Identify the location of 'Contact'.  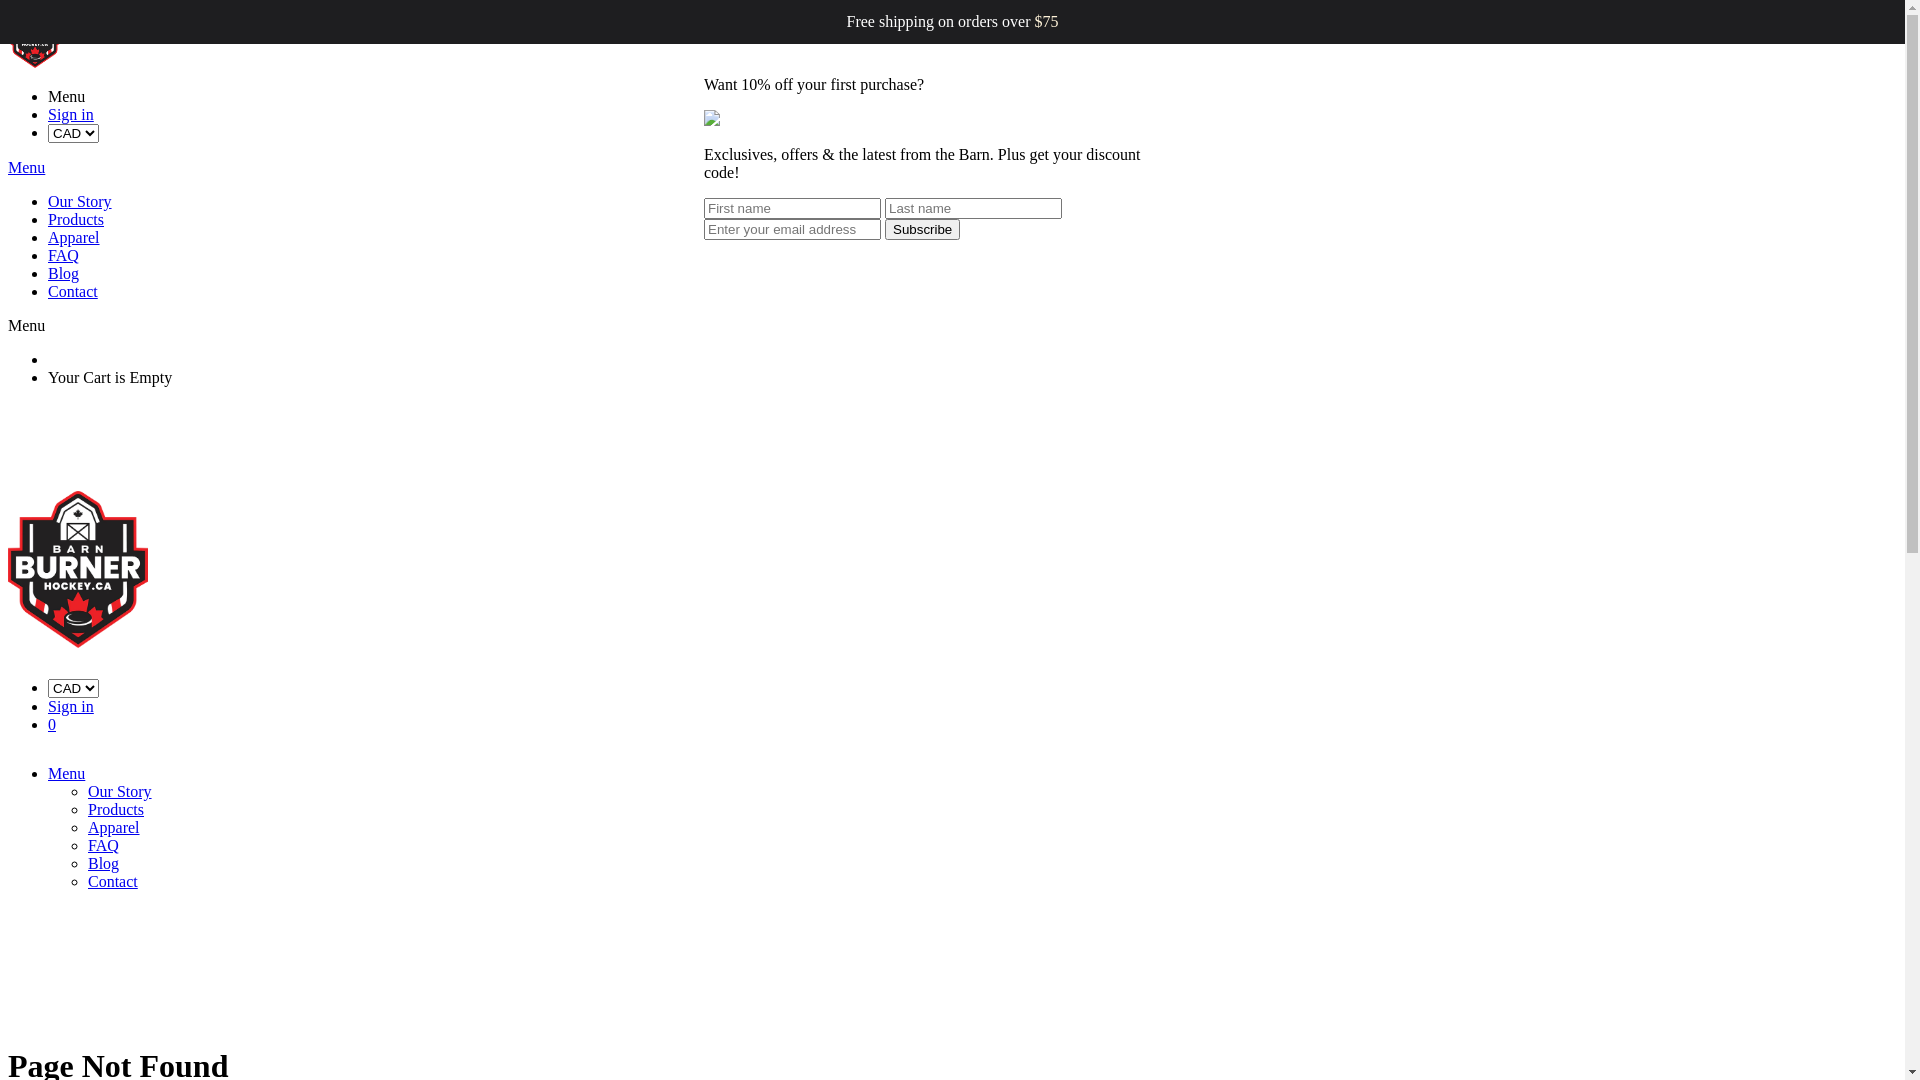
(72, 291).